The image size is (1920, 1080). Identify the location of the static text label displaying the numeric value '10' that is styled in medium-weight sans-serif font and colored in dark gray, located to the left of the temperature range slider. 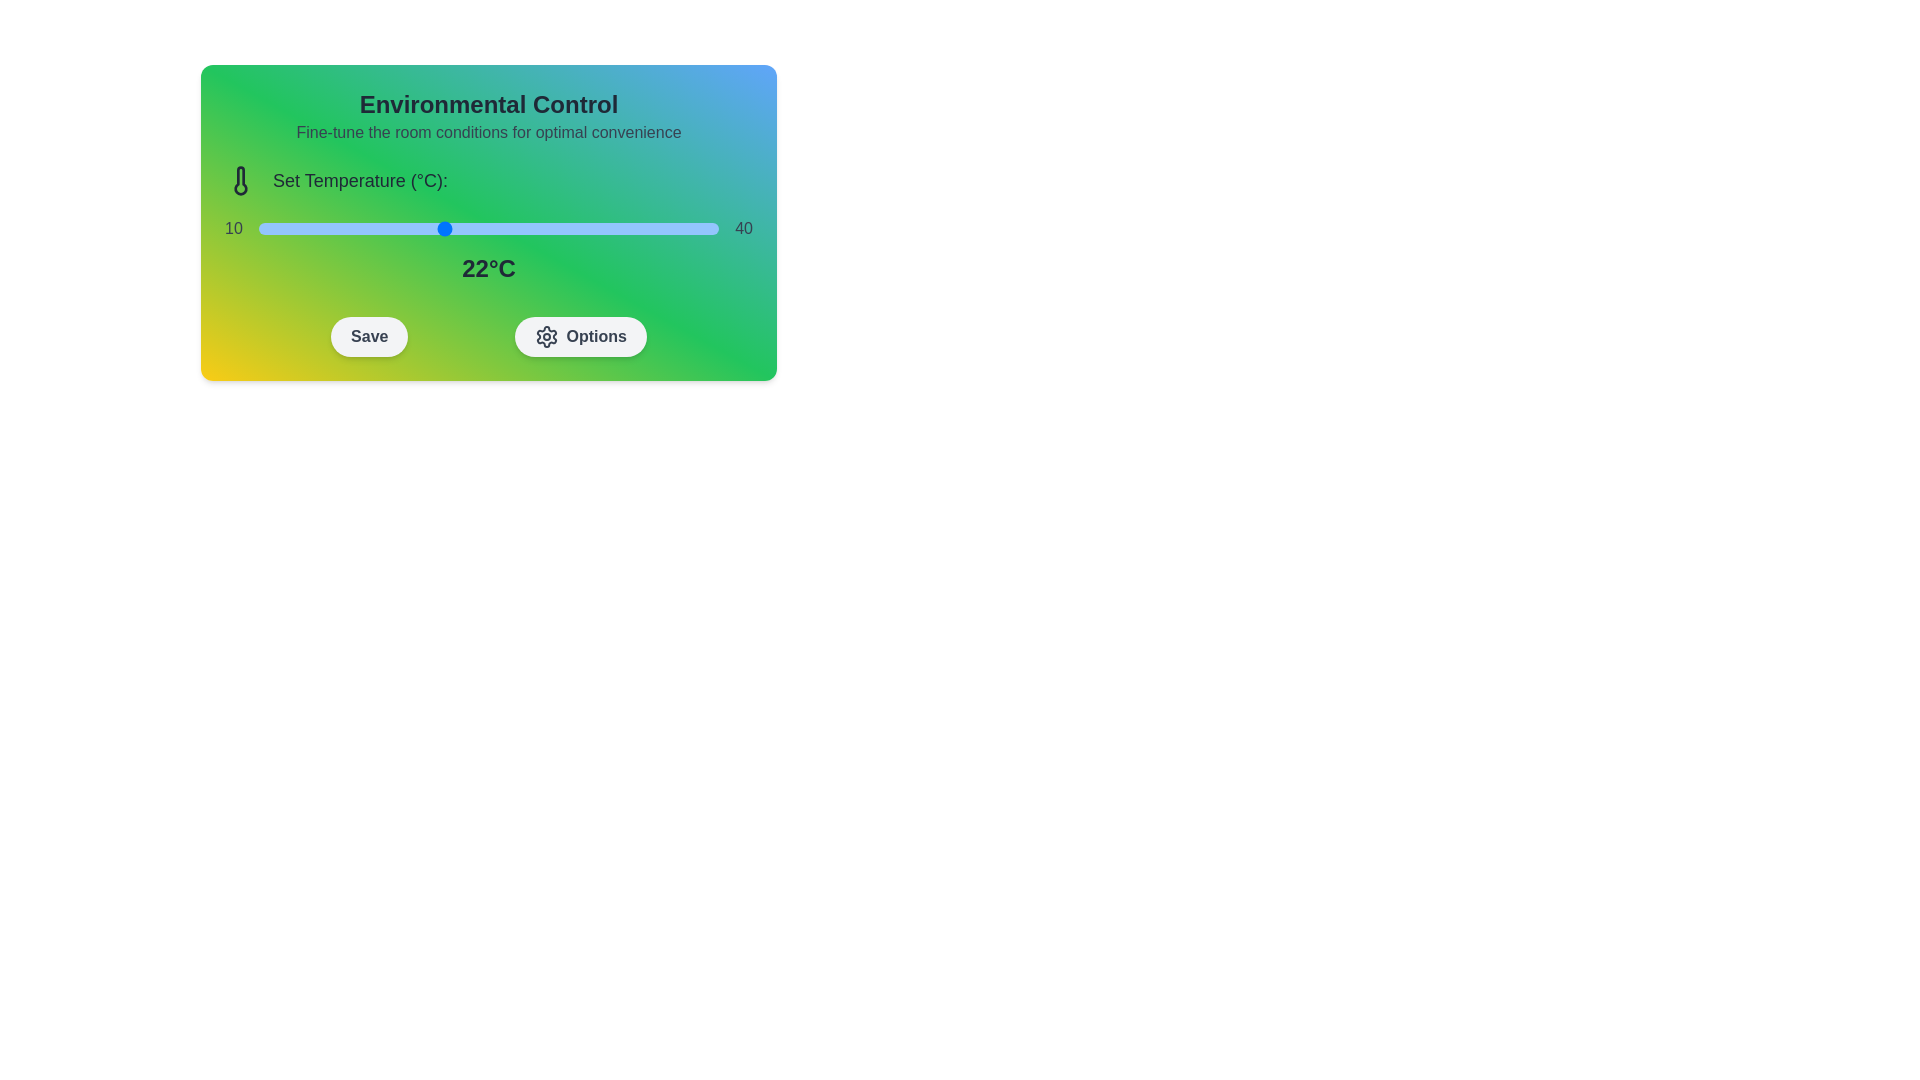
(233, 227).